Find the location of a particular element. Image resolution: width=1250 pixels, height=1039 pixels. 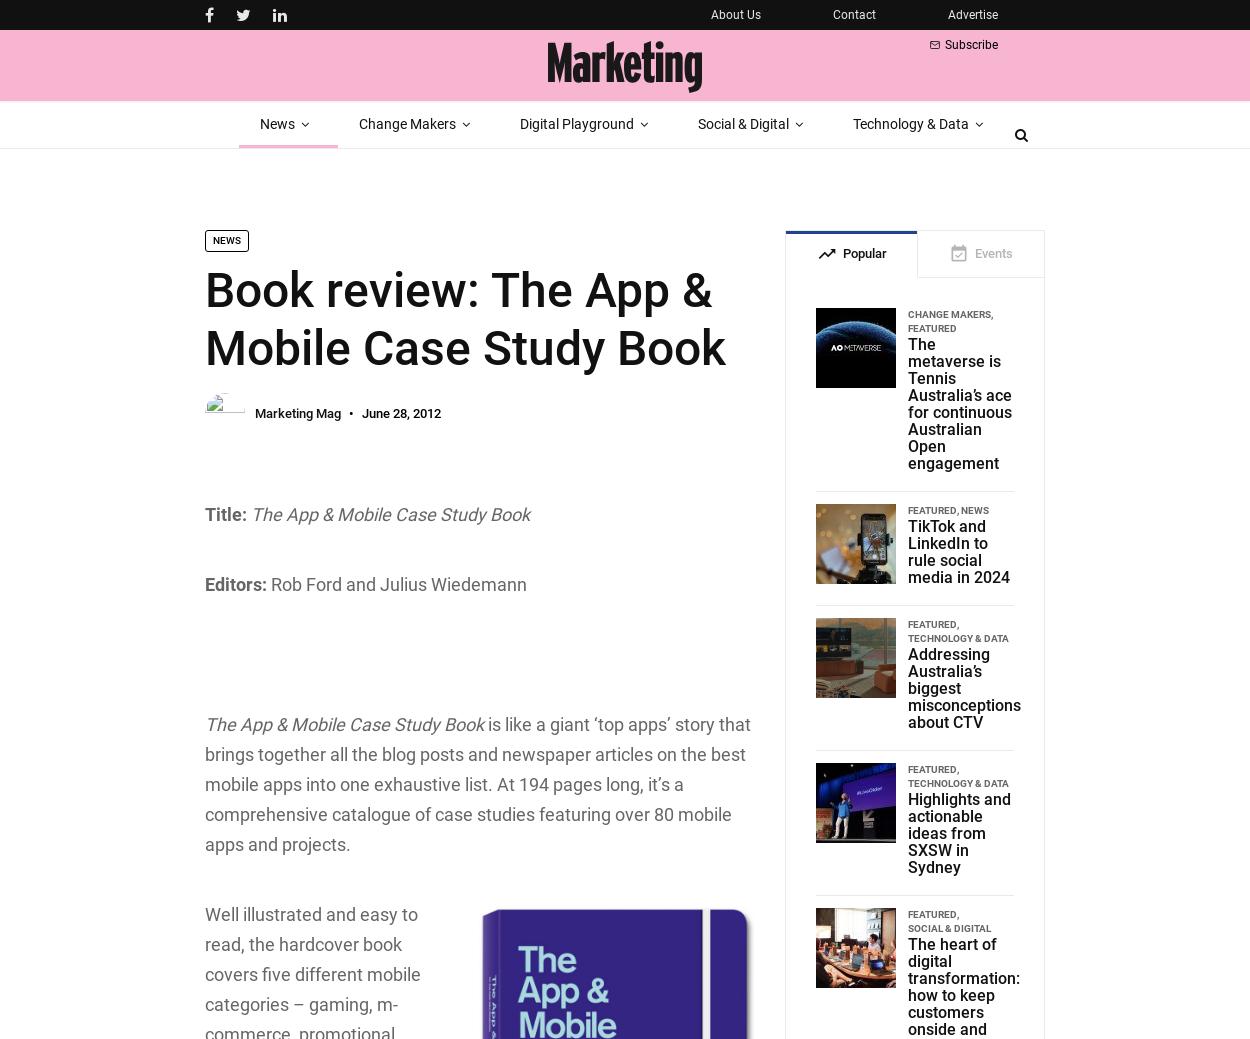

'Social & Digital' is located at coordinates (907, 928).